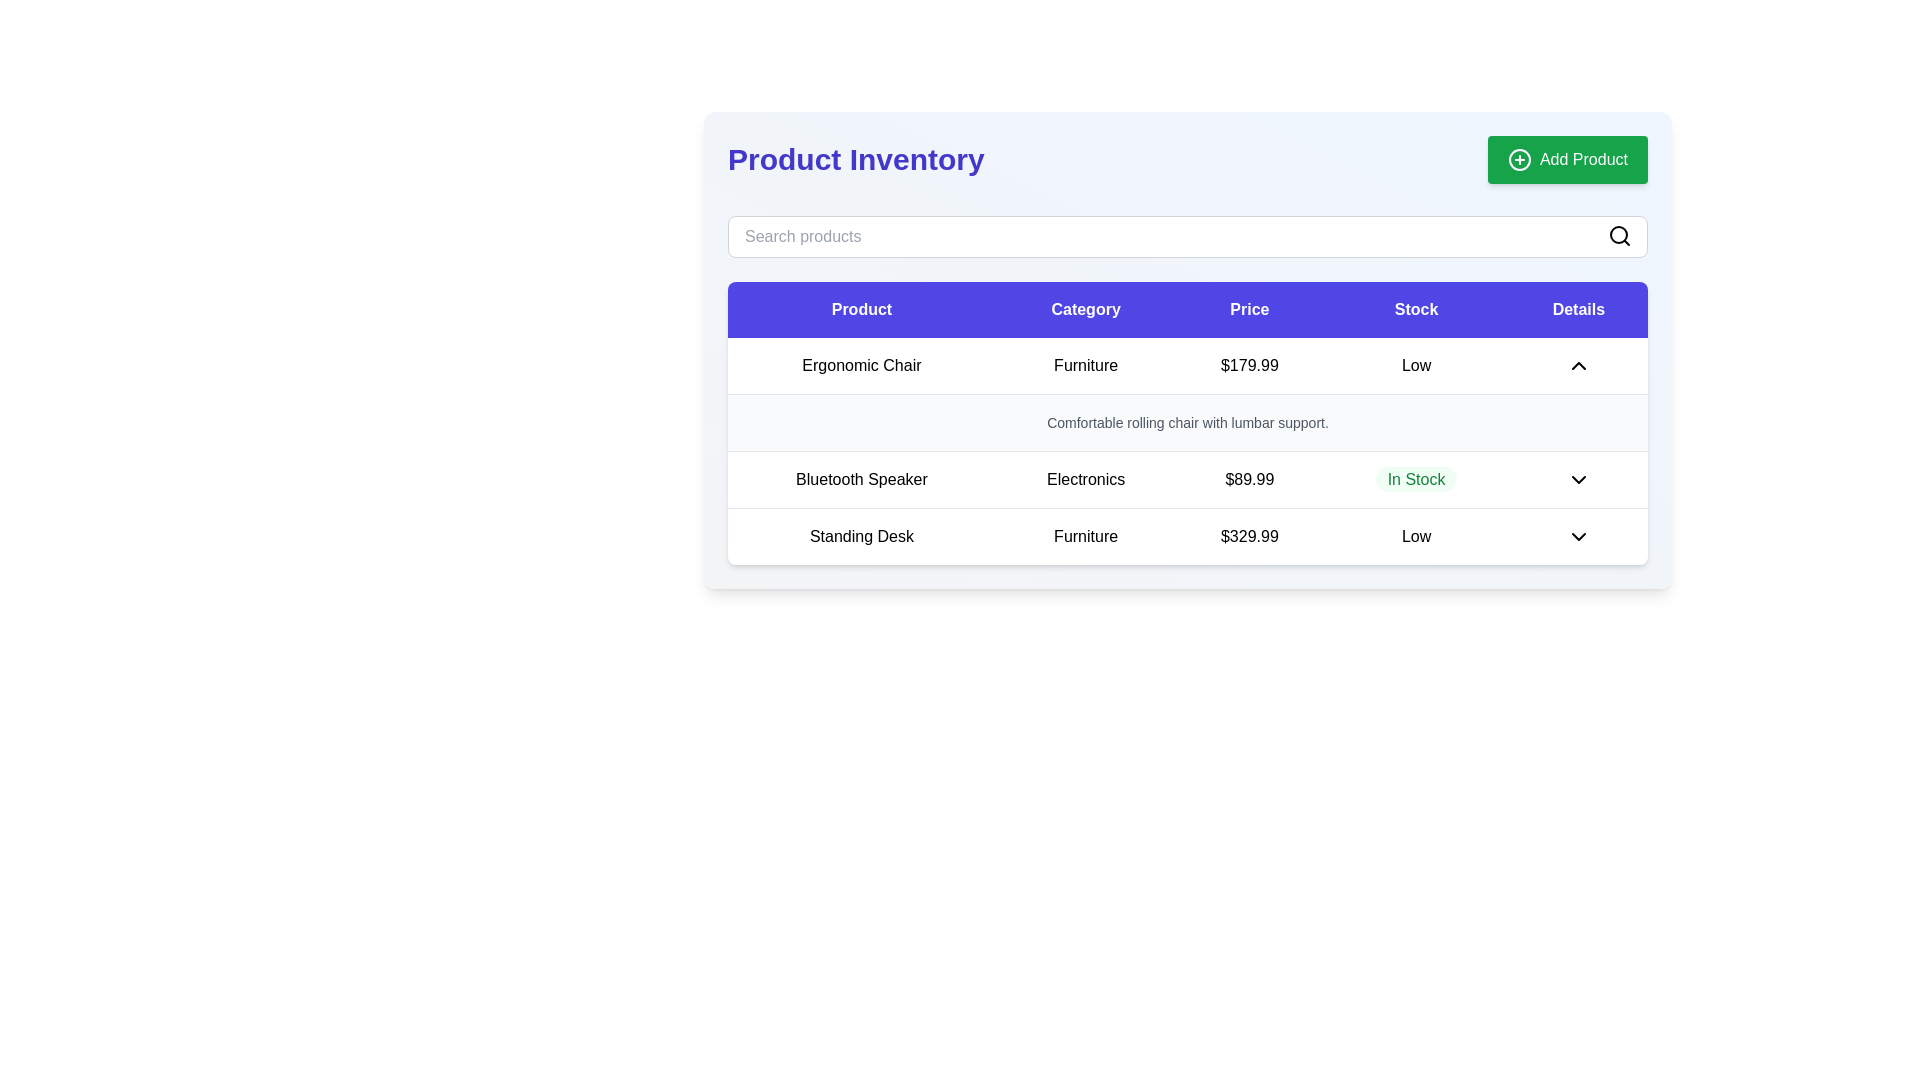  I want to click on the descriptive text 'Comfortable rolling chair with lumbar support.' located in the second row under the 'Product' column of the product inventory table, so click(1188, 422).